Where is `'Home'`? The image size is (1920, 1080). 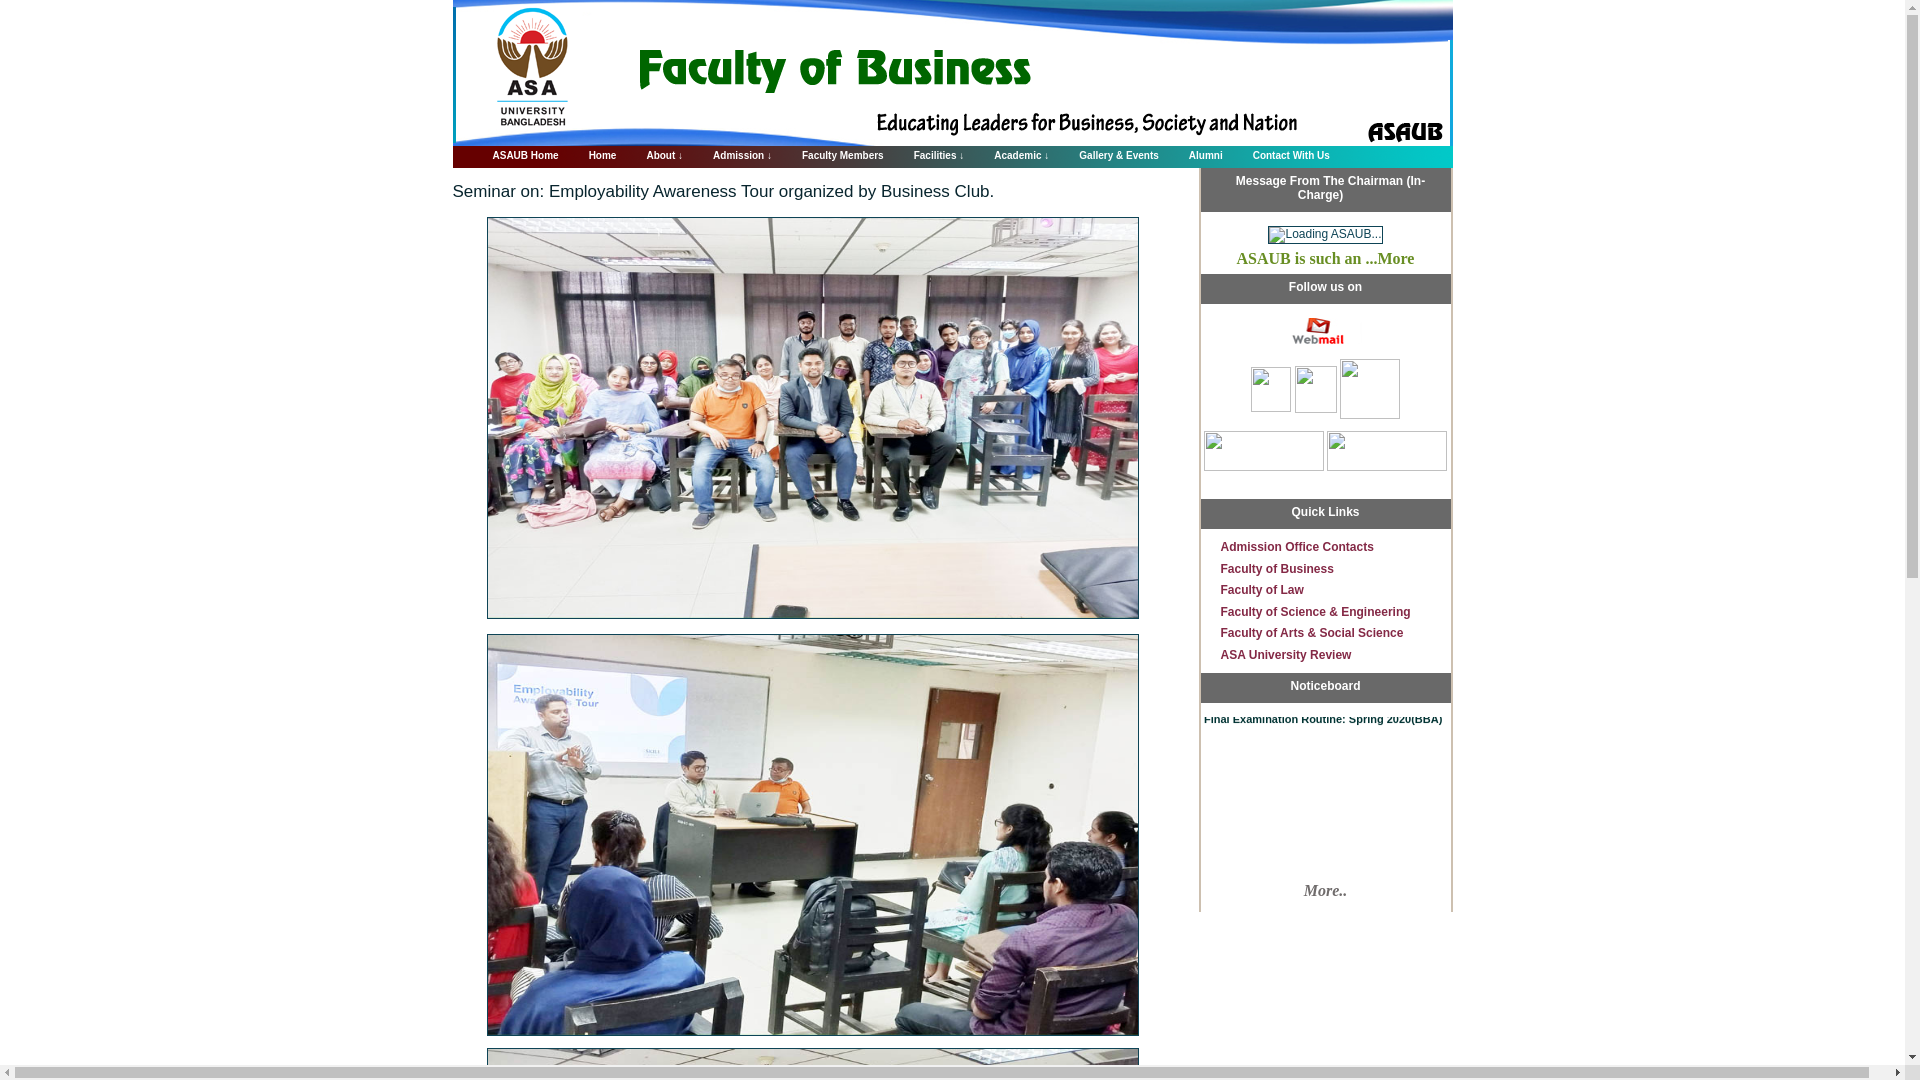 'Home' is located at coordinates (592, 152).